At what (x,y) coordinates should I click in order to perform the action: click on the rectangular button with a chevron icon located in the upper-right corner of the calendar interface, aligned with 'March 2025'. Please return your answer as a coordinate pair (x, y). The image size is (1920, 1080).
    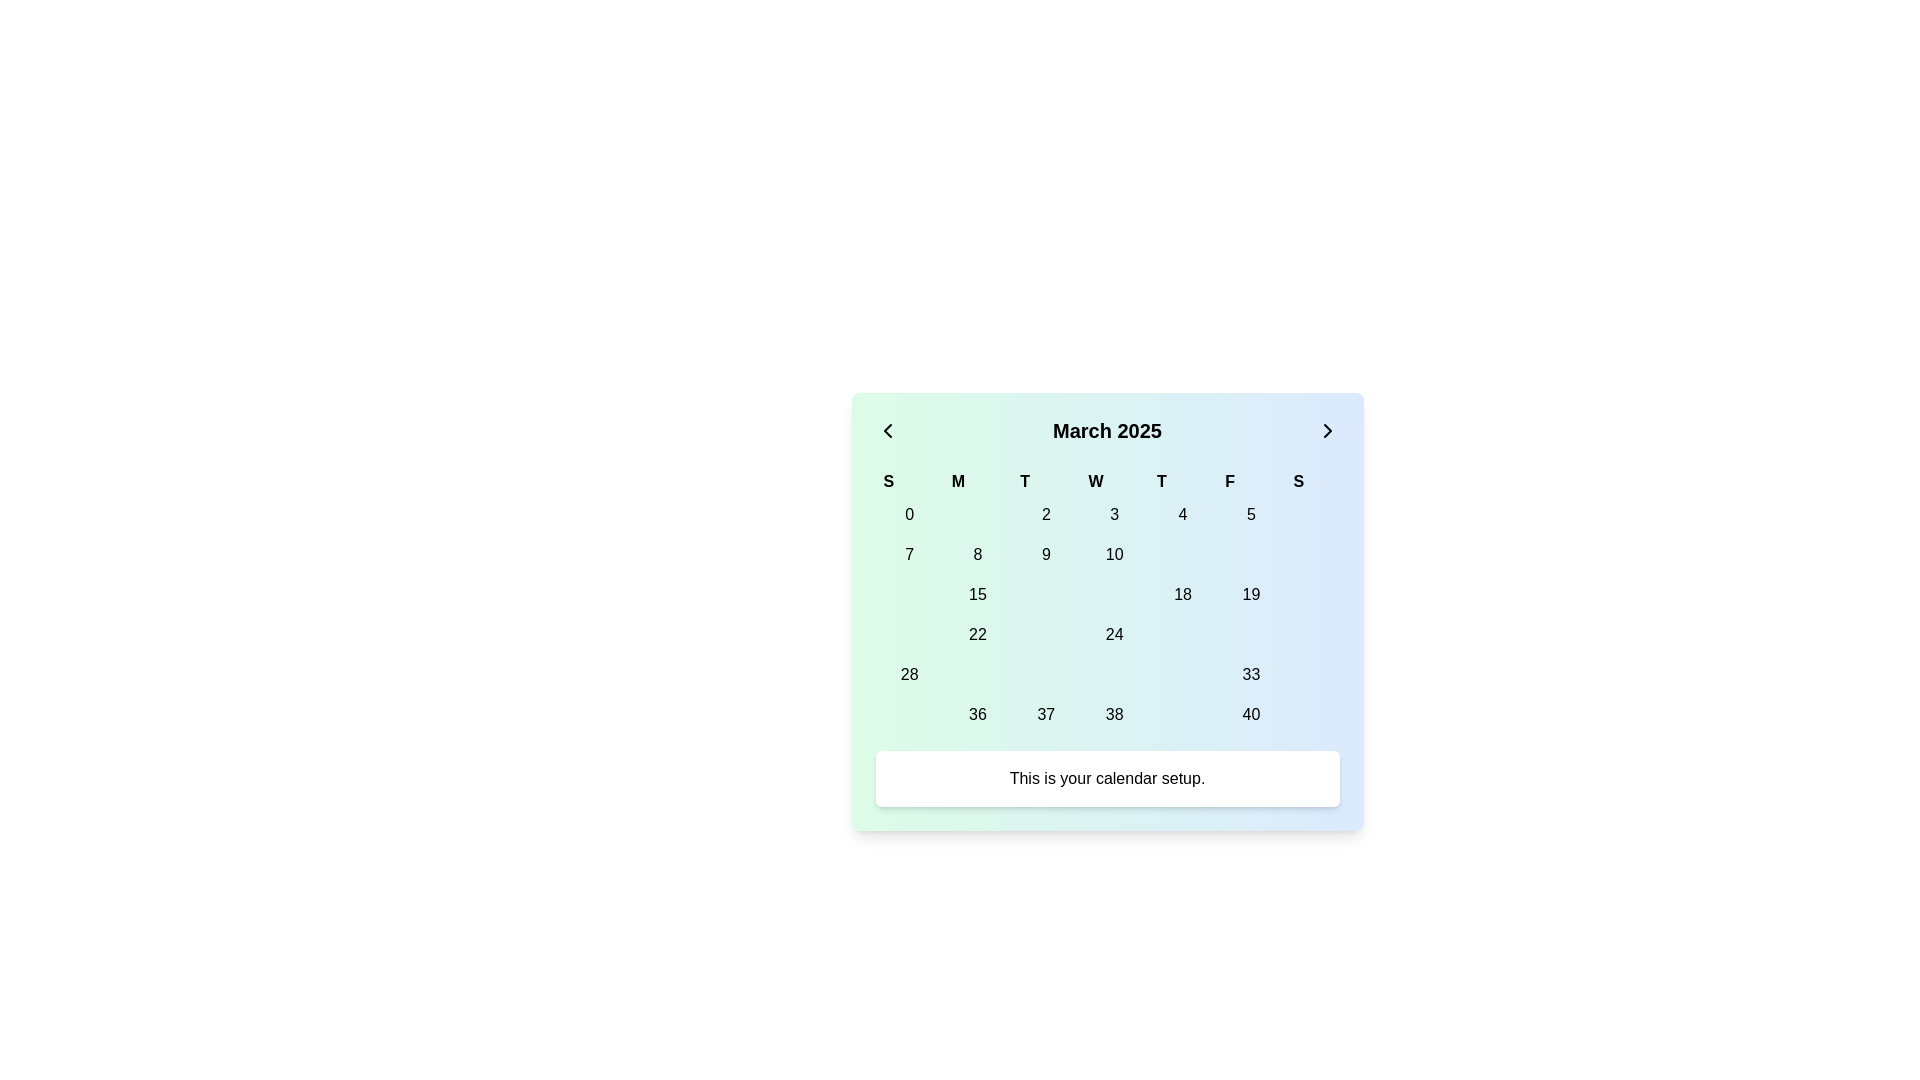
    Looking at the image, I should click on (1327, 430).